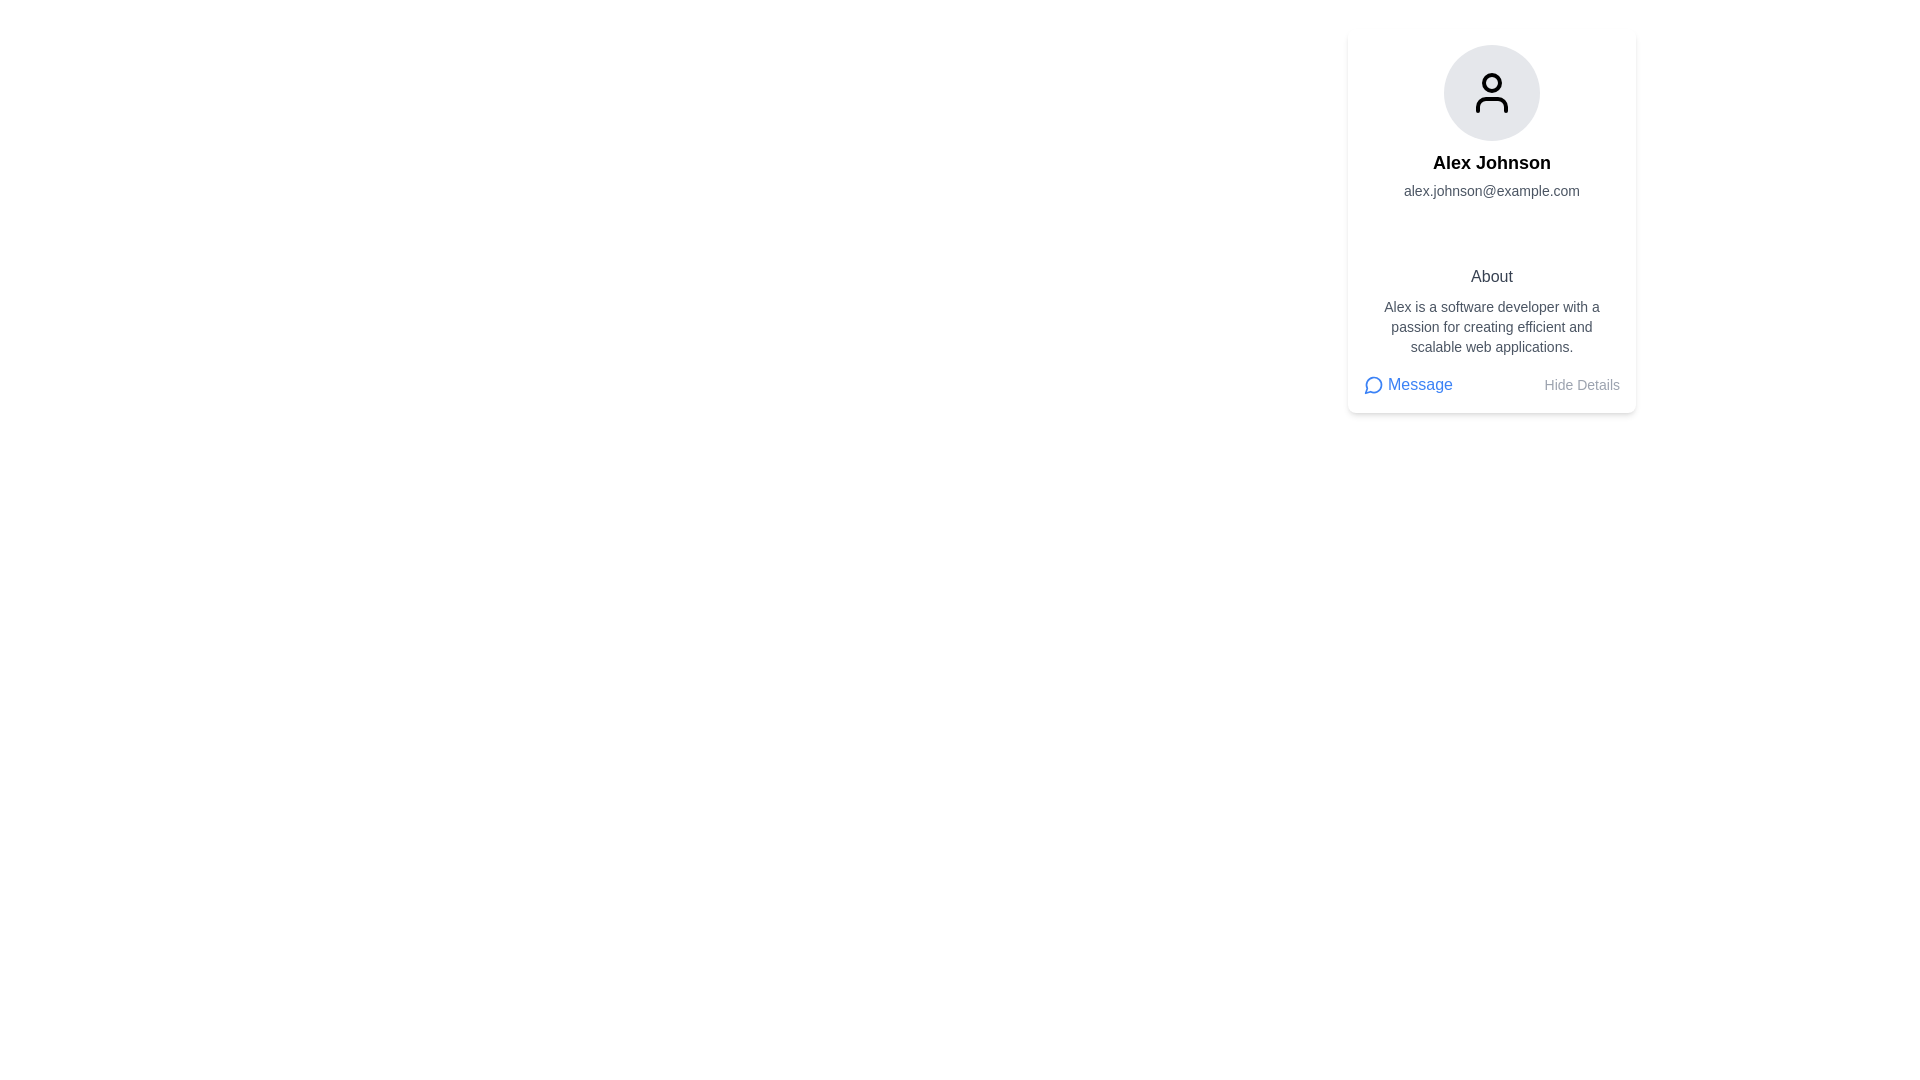 Image resolution: width=1920 pixels, height=1080 pixels. I want to click on the Descriptive Text Block that provides information about Alex Johnson's profession and interests, located in the card interface after the 'Like' button, so click(1492, 311).